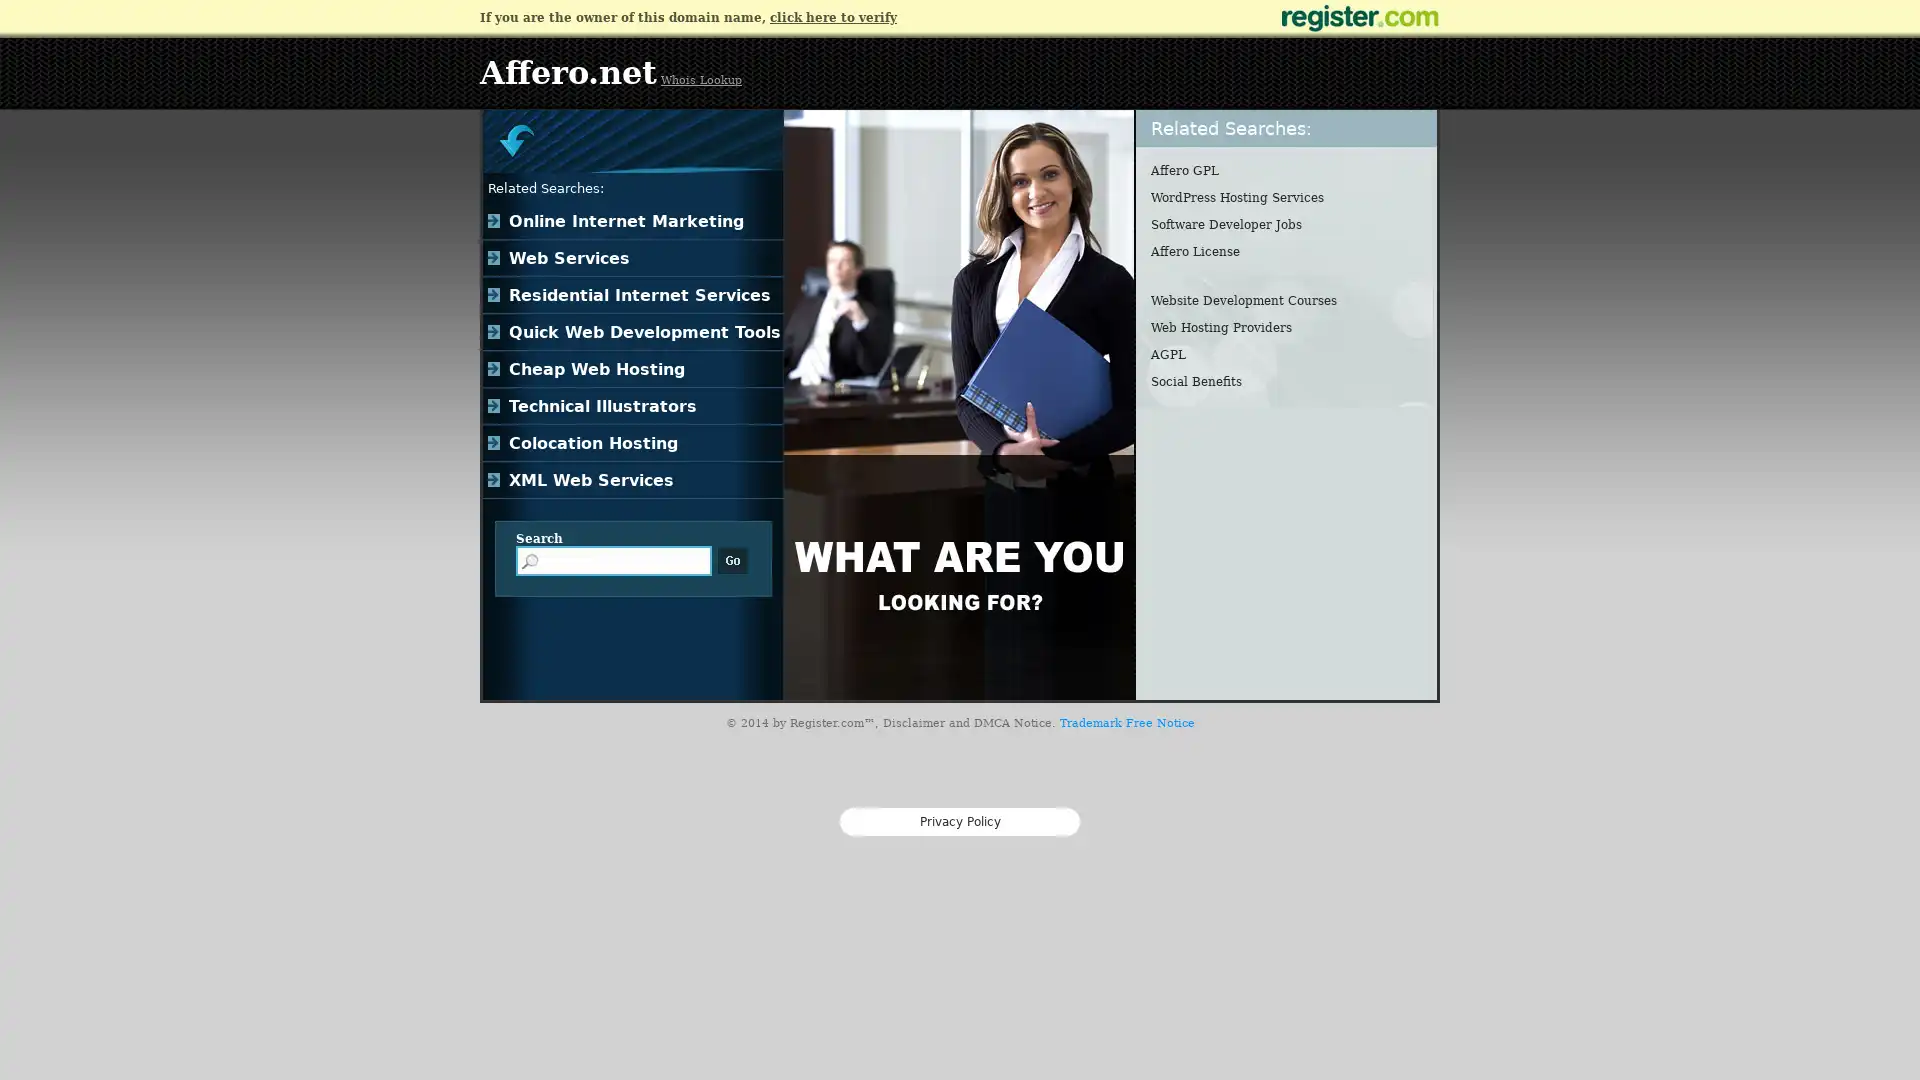 This screenshot has width=1920, height=1080. I want to click on Go, so click(732, 560).